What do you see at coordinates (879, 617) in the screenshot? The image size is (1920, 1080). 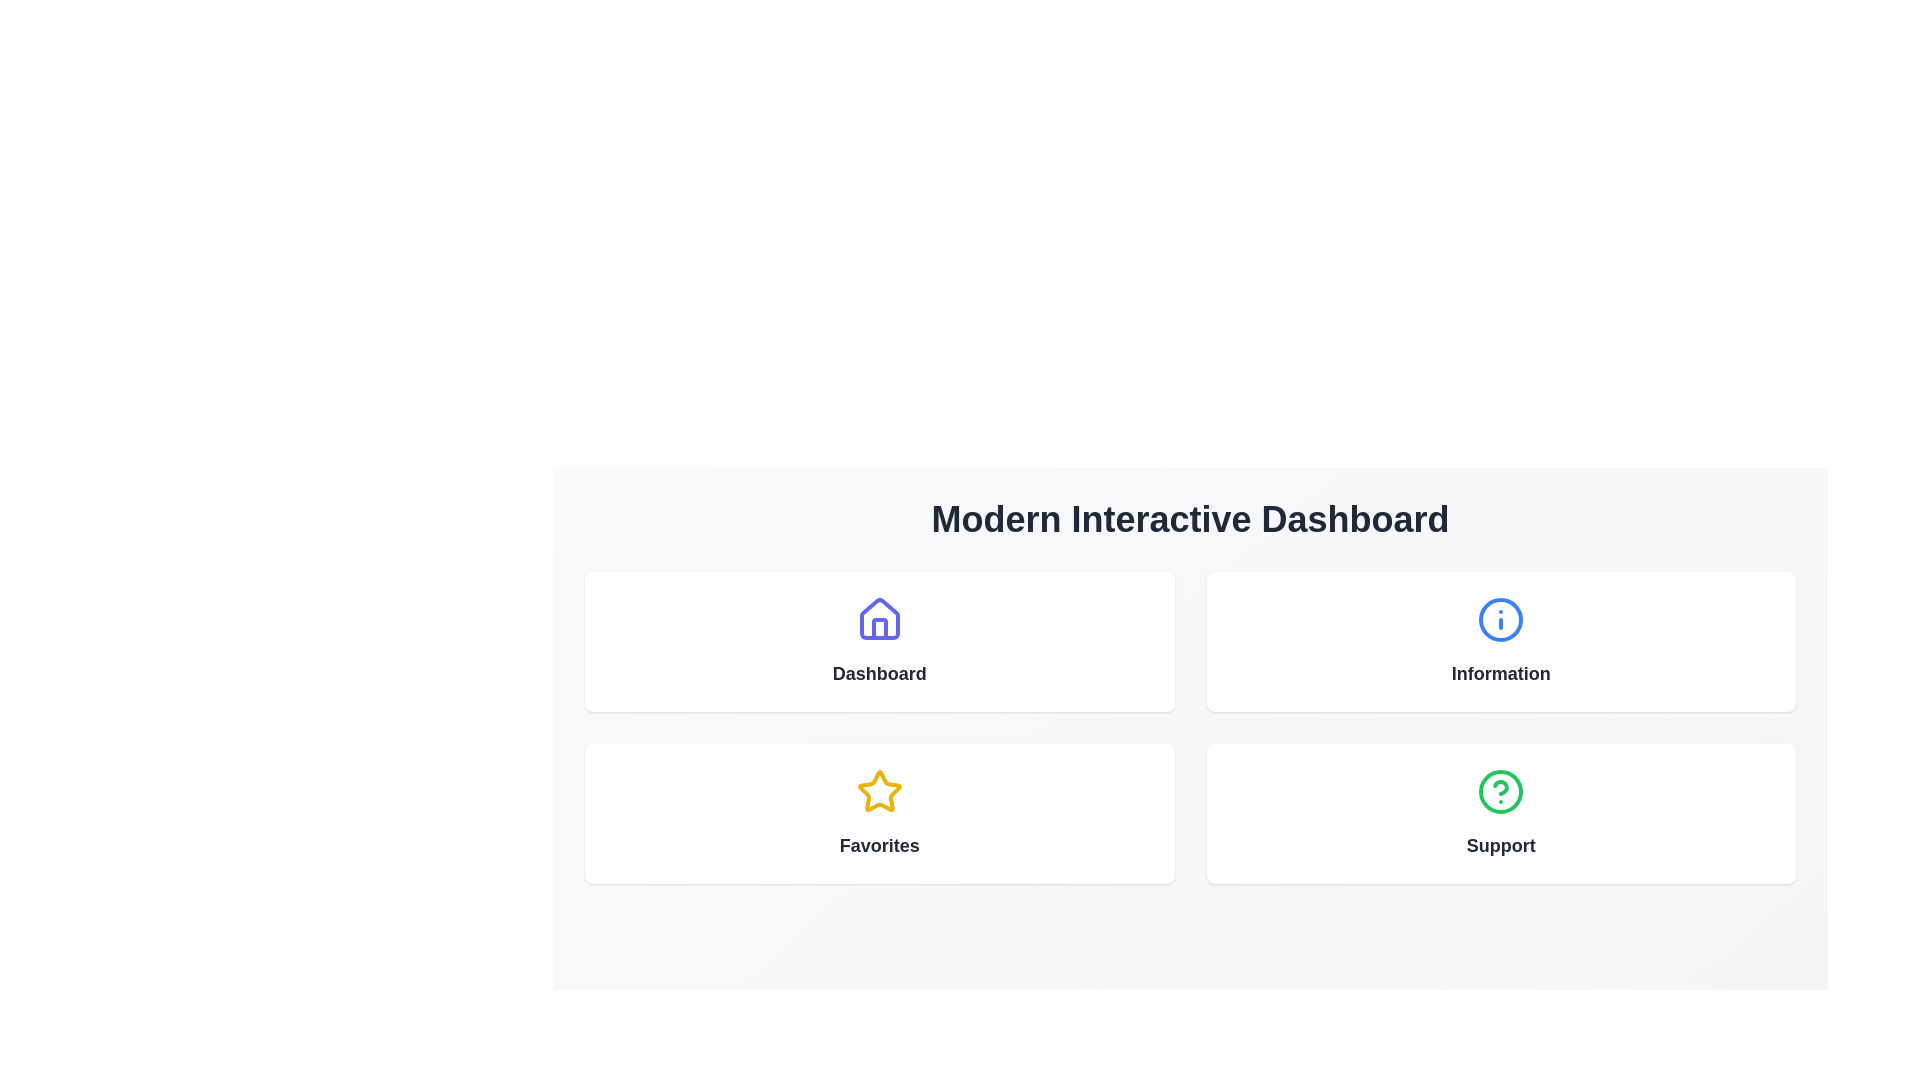 I see `the top-left house icon with a purple outline in the dashboard interface, which is labeled 'Dashboard'` at bounding box center [879, 617].